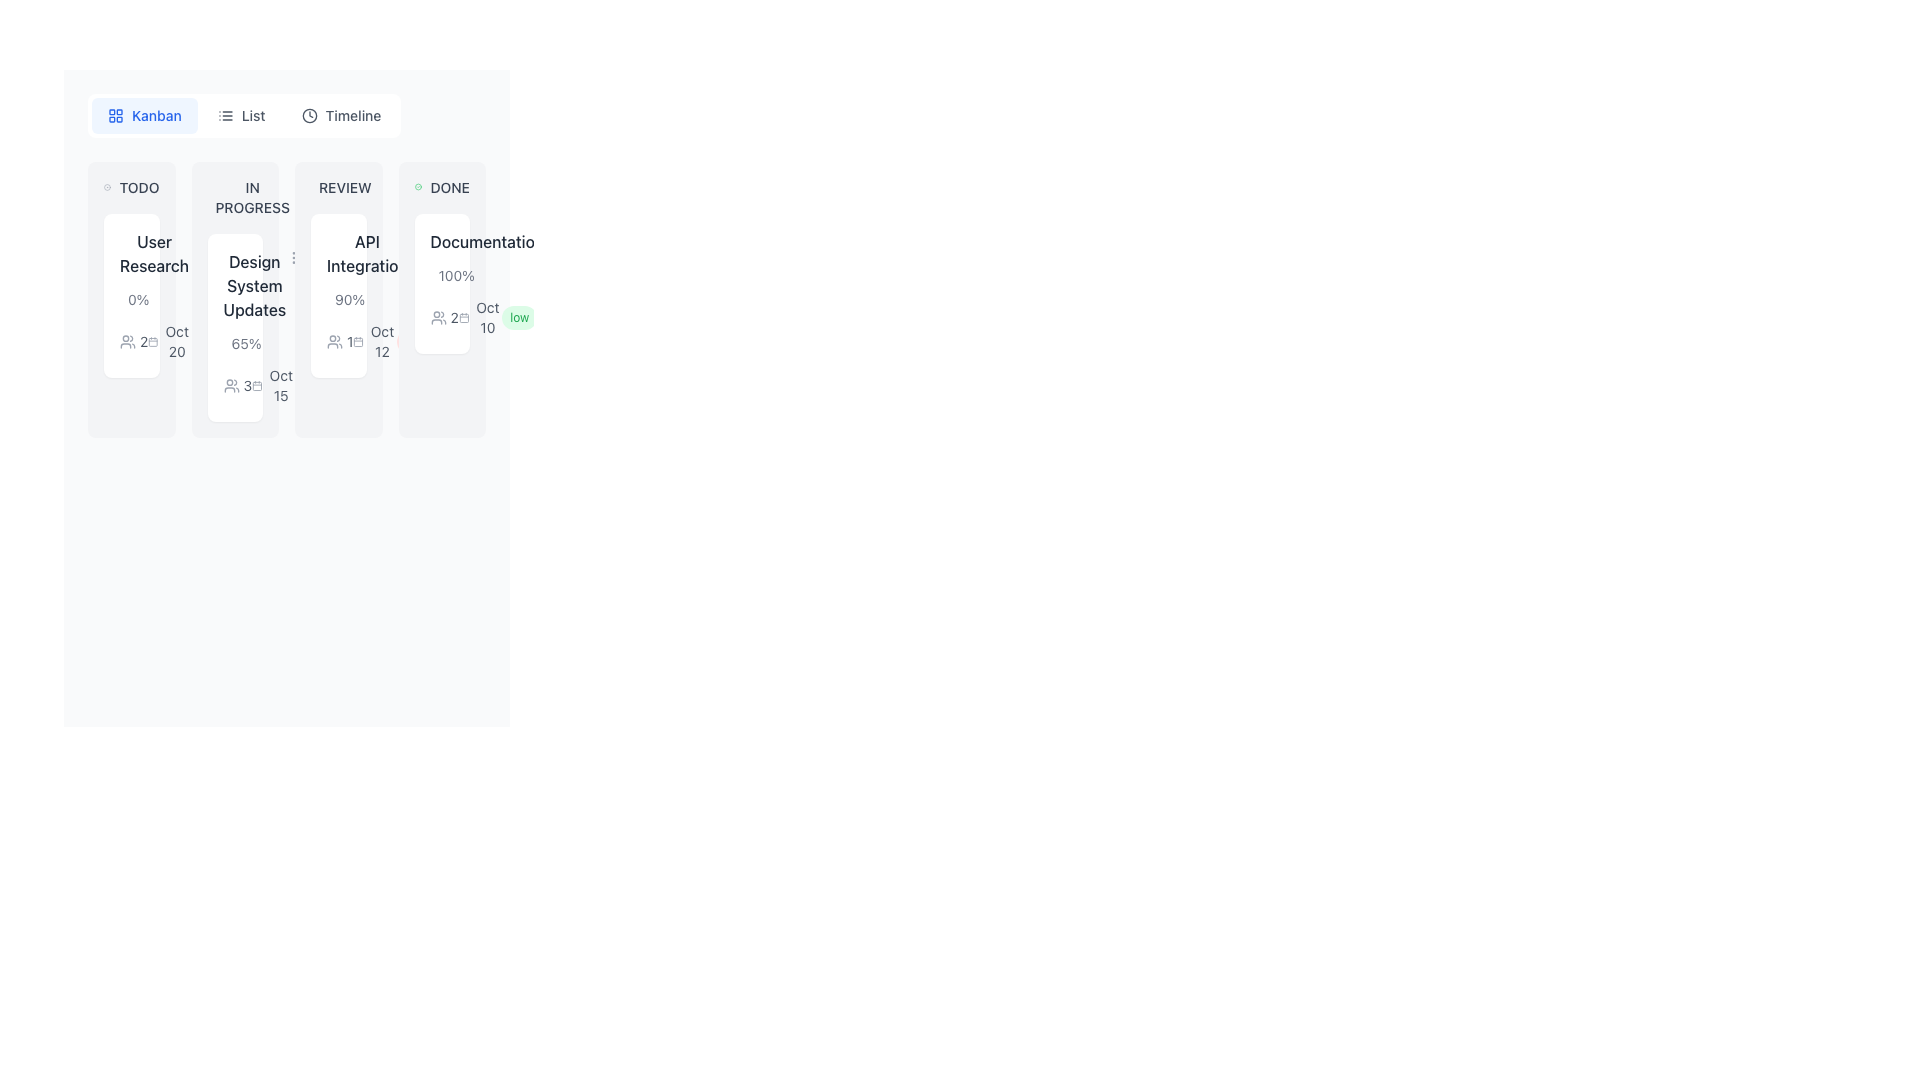 This screenshot has height=1080, width=1920. Describe the element at coordinates (417, 188) in the screenshot. I see `the static representation of the completion icon located to the left of the 'DONE' text in the Kanban board interface` at that location.